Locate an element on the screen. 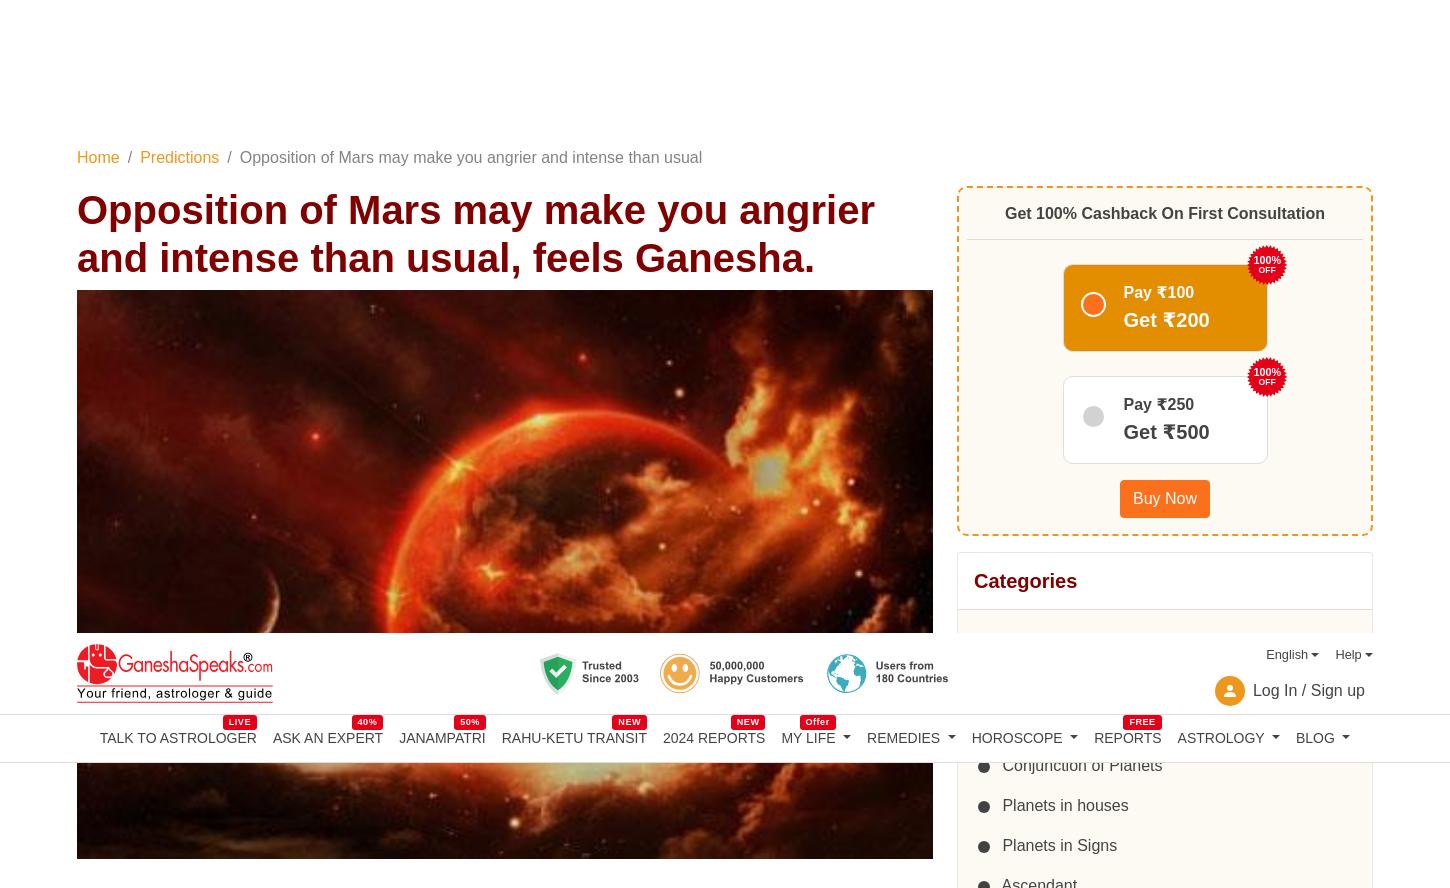  'TALK TO ASTROLOGER' is located at coordinates (99, 102).